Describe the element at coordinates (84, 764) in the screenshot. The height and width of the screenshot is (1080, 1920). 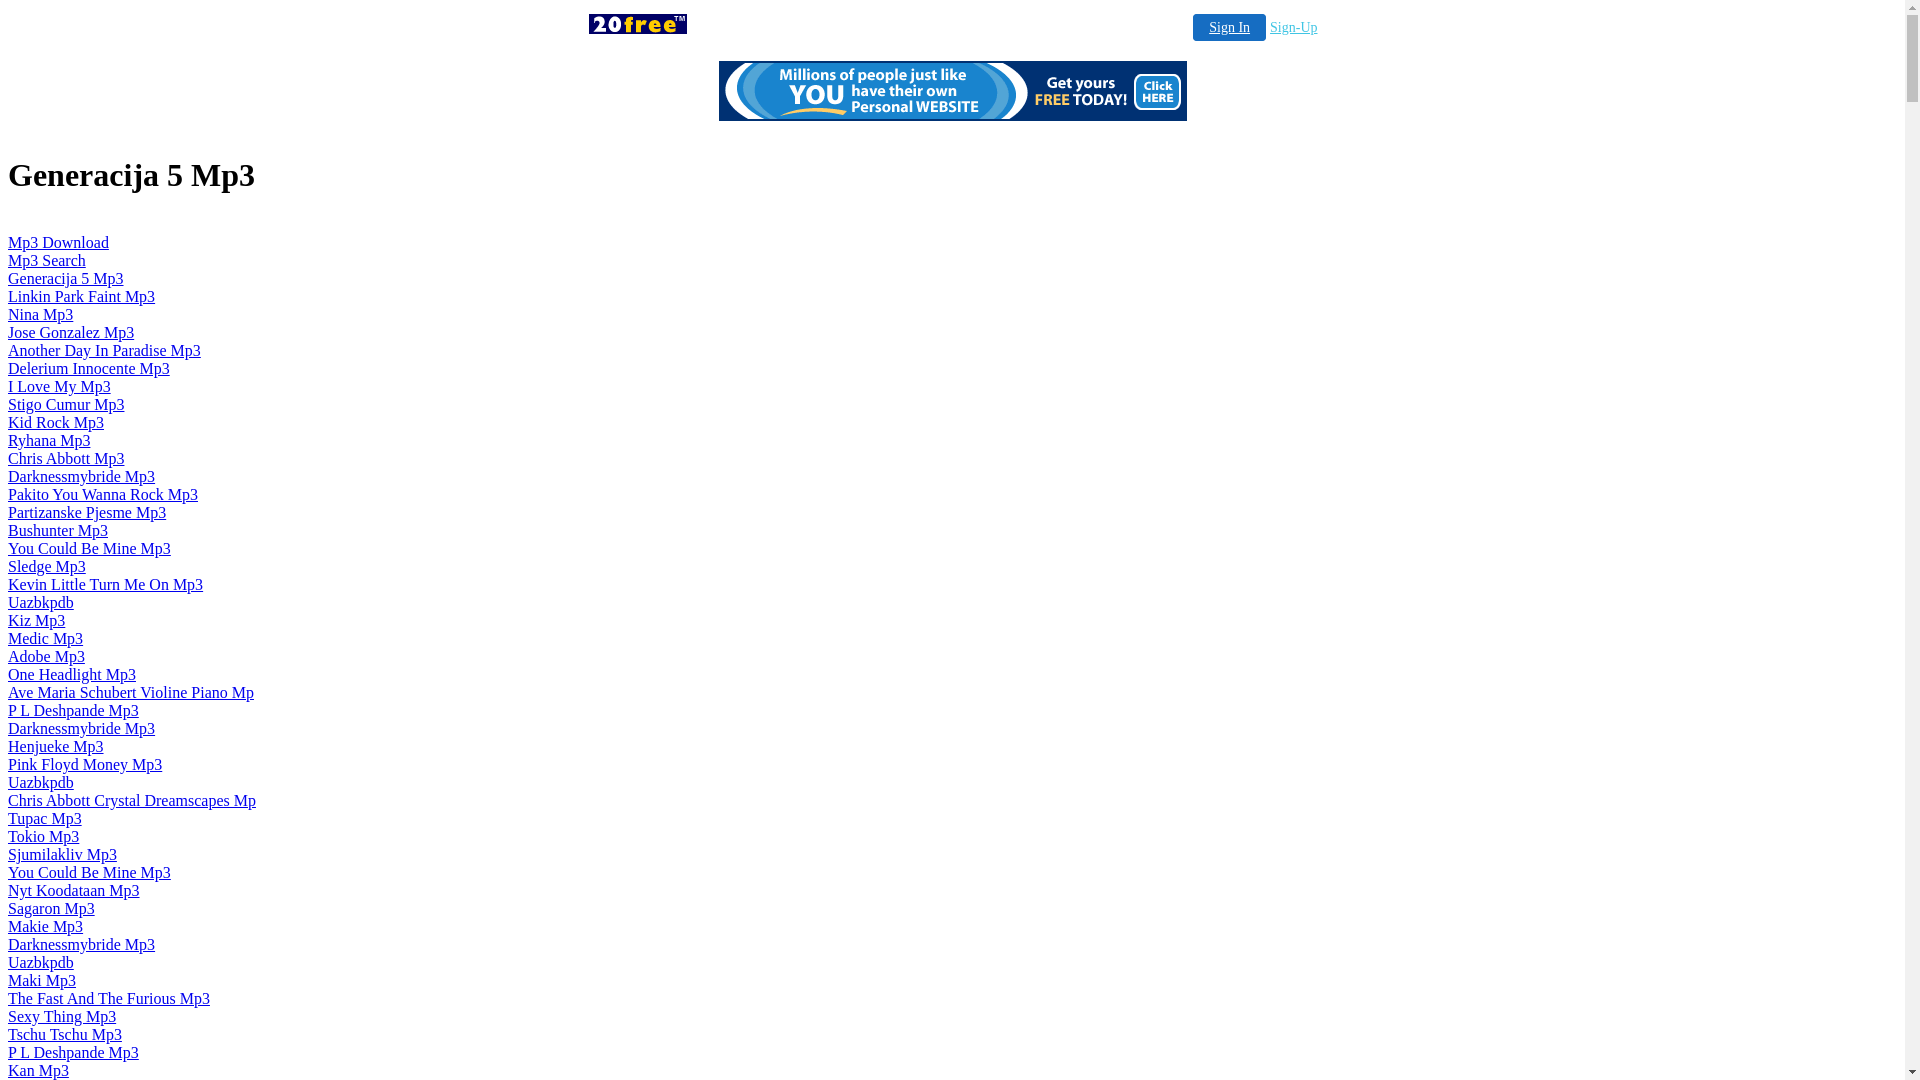
I see `'Pink Floyd Money Mp3'` at that location.